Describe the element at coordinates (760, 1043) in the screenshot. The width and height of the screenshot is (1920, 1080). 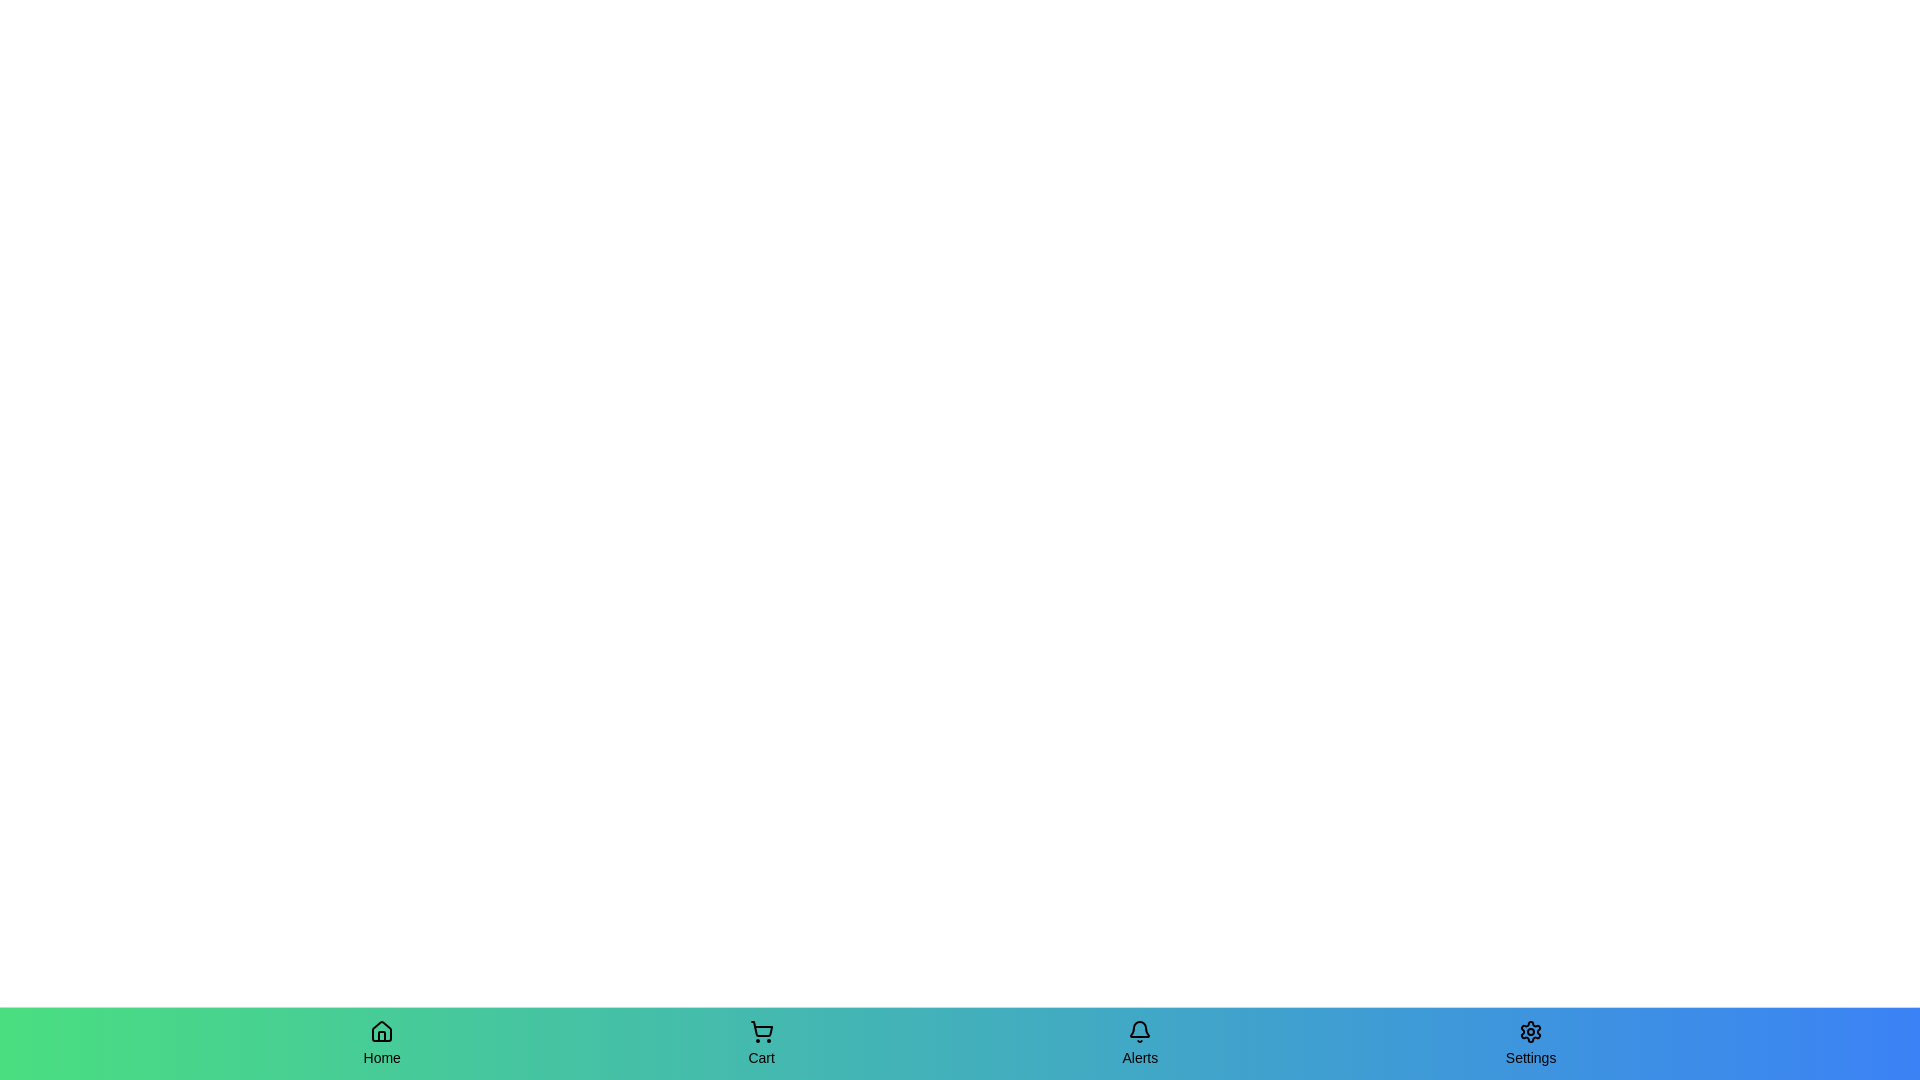
I see `the Cart tab by clicking on it` at that location.